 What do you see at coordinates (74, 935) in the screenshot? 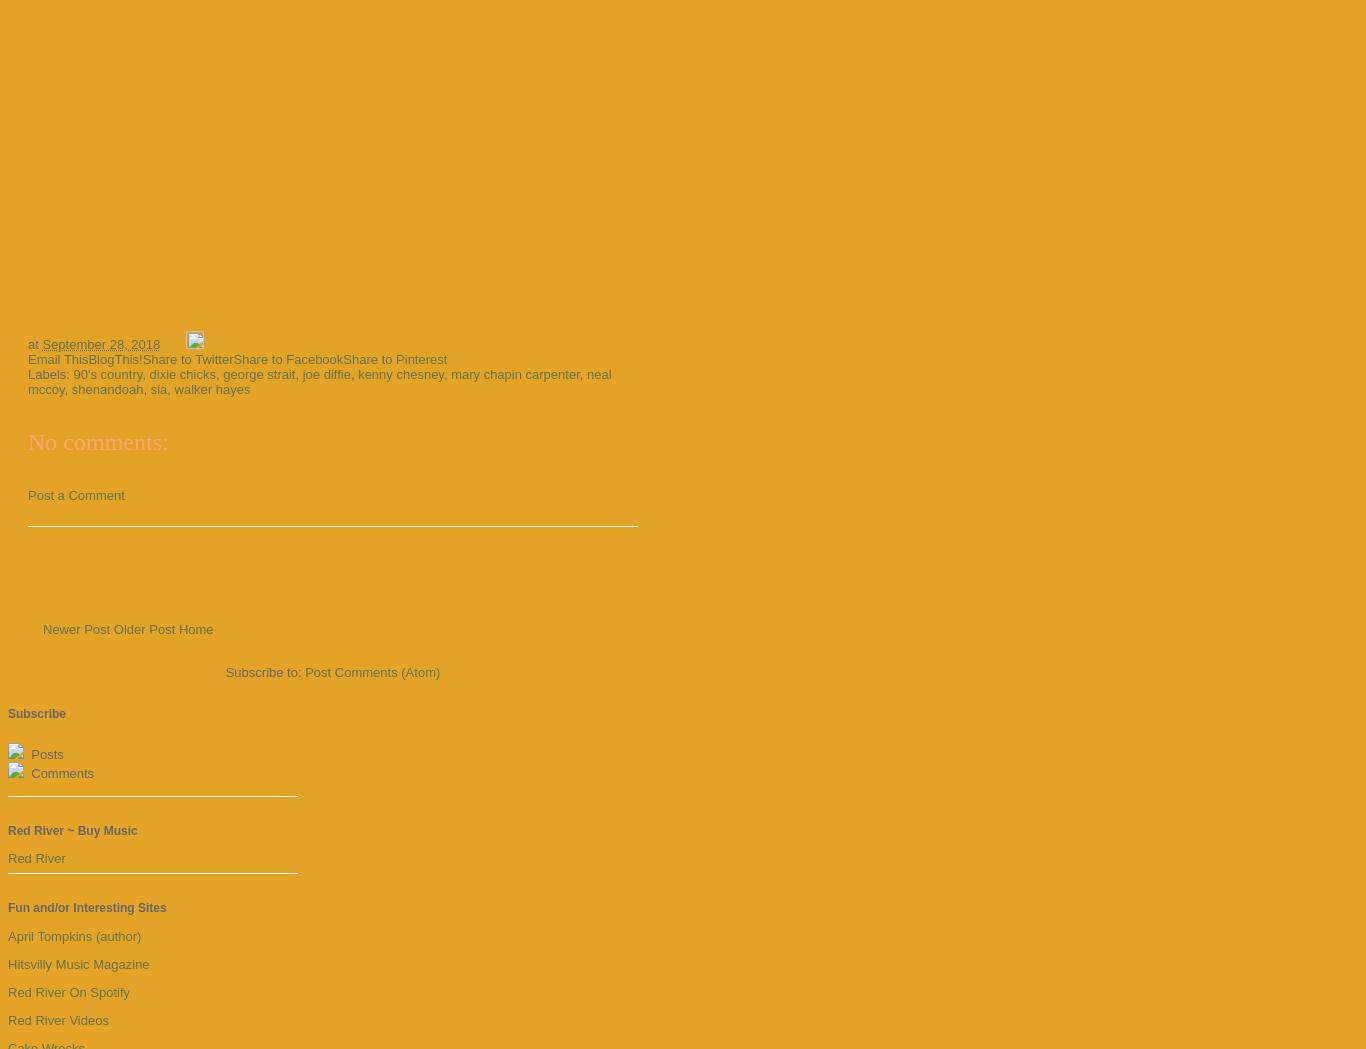
I see `'April Tompkins (author)'` at bounding box center [74, 935].